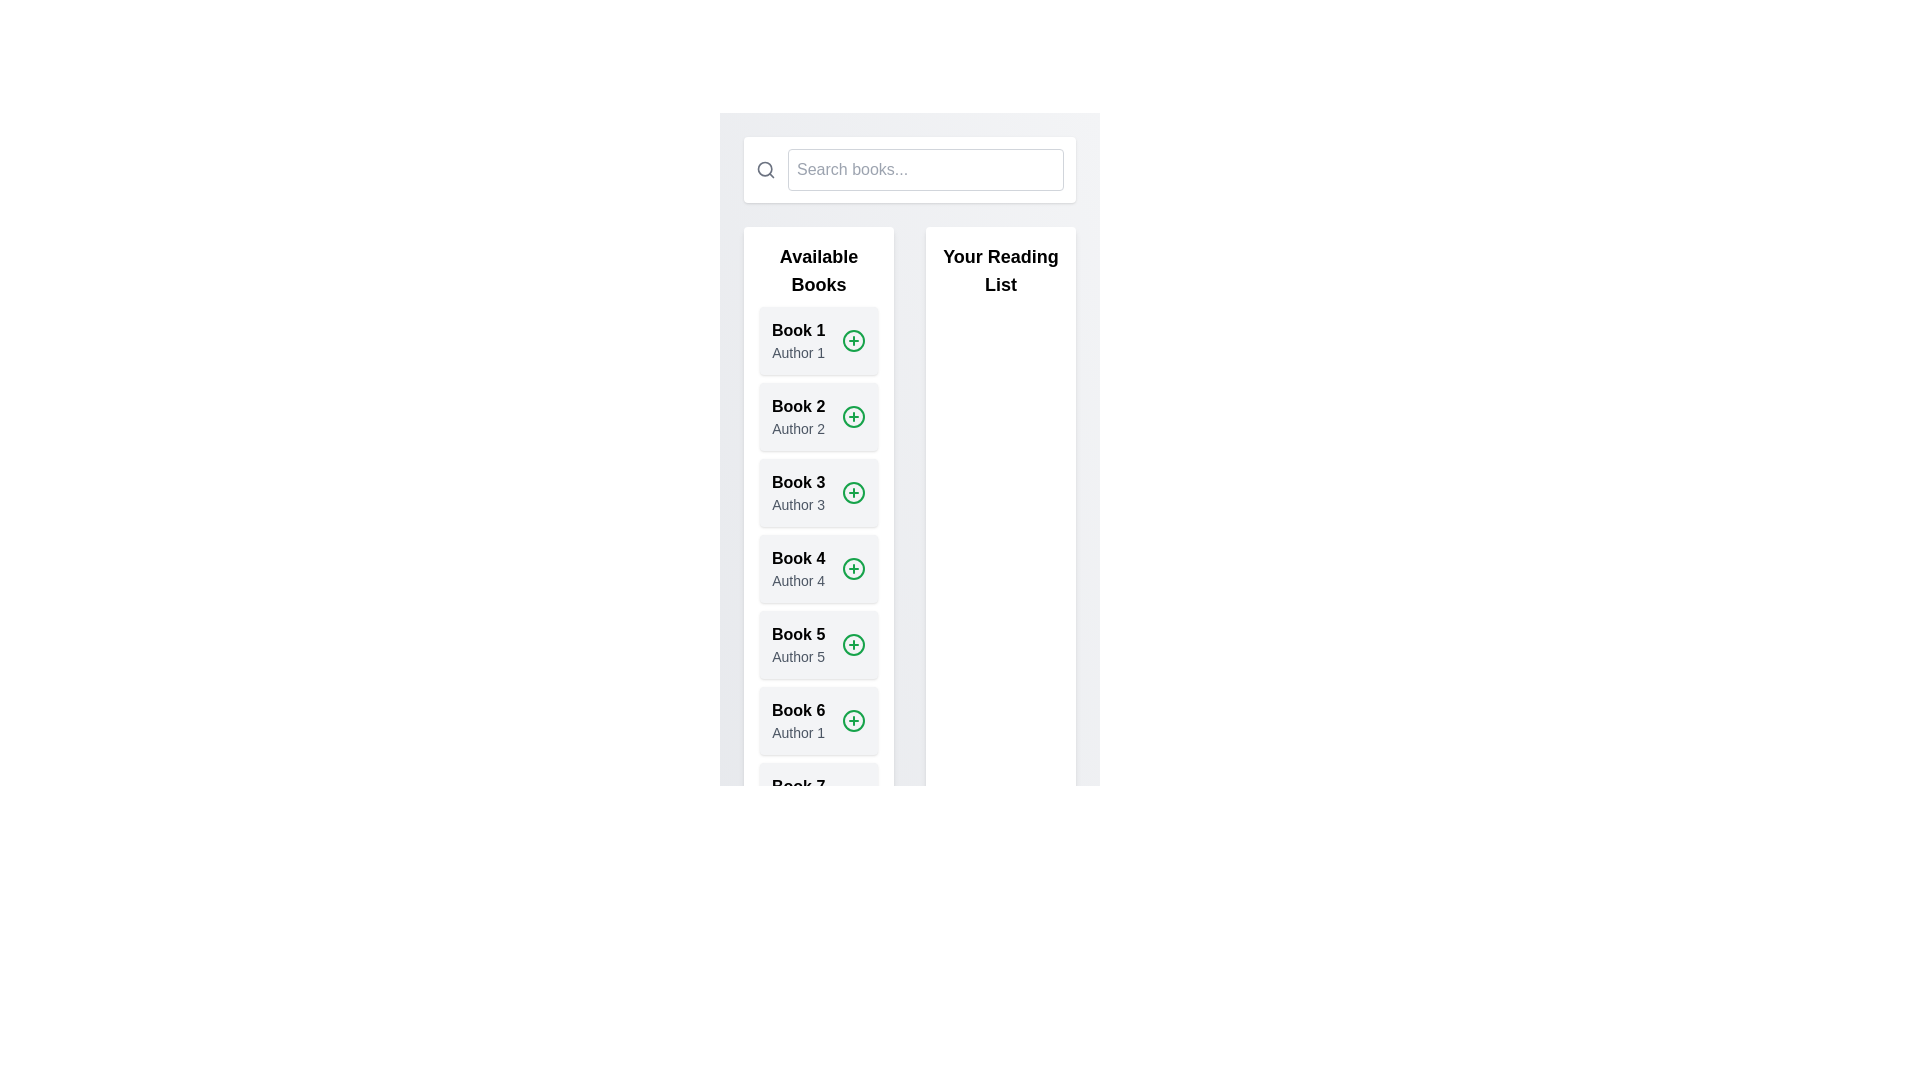 The height and width of the screenshot is (1080, 1920). What do you see at coordinates (854, 569) in the screenshot?
I see `the round green button with a plus sign located at the bottom right corner of 'Book 4' with 'Author 4' in the list of available books` at bounding box center [854, 569].